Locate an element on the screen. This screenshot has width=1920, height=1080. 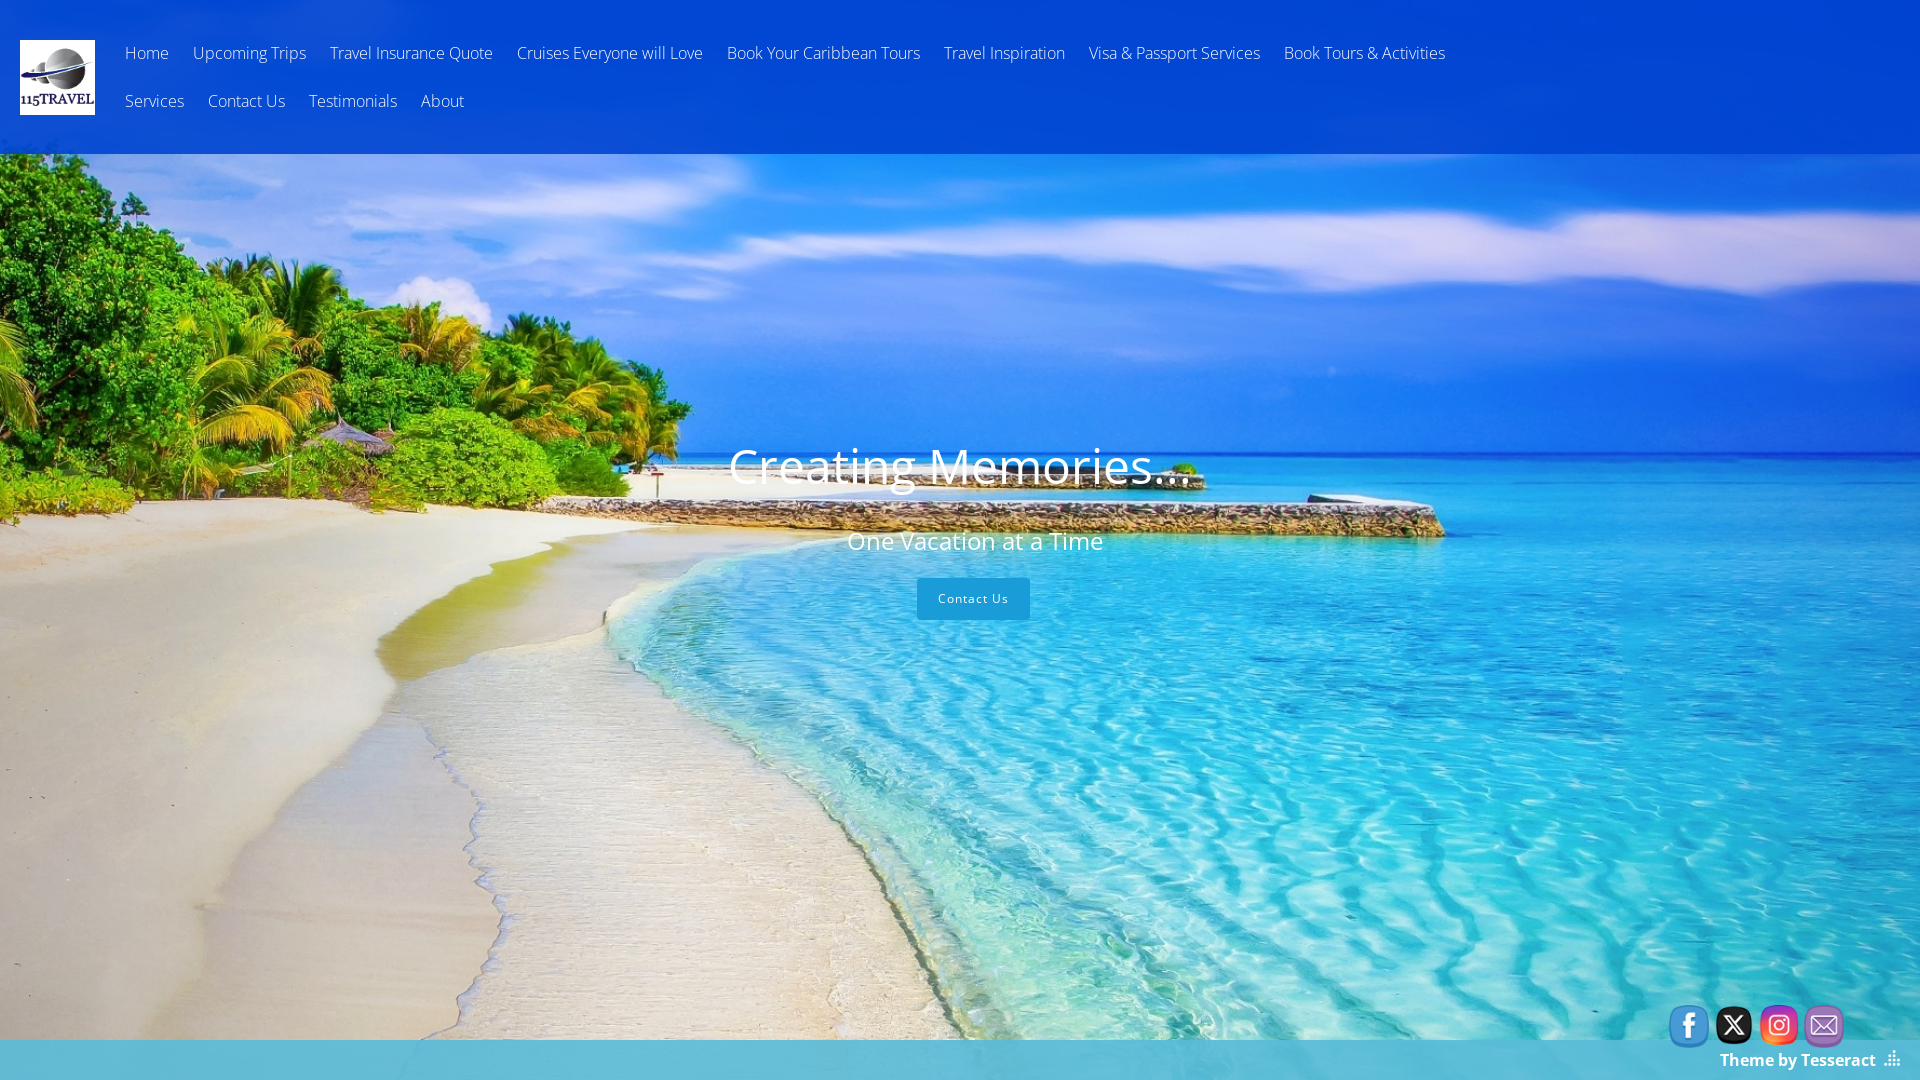
'Services' is located at coordinates (114, 100).